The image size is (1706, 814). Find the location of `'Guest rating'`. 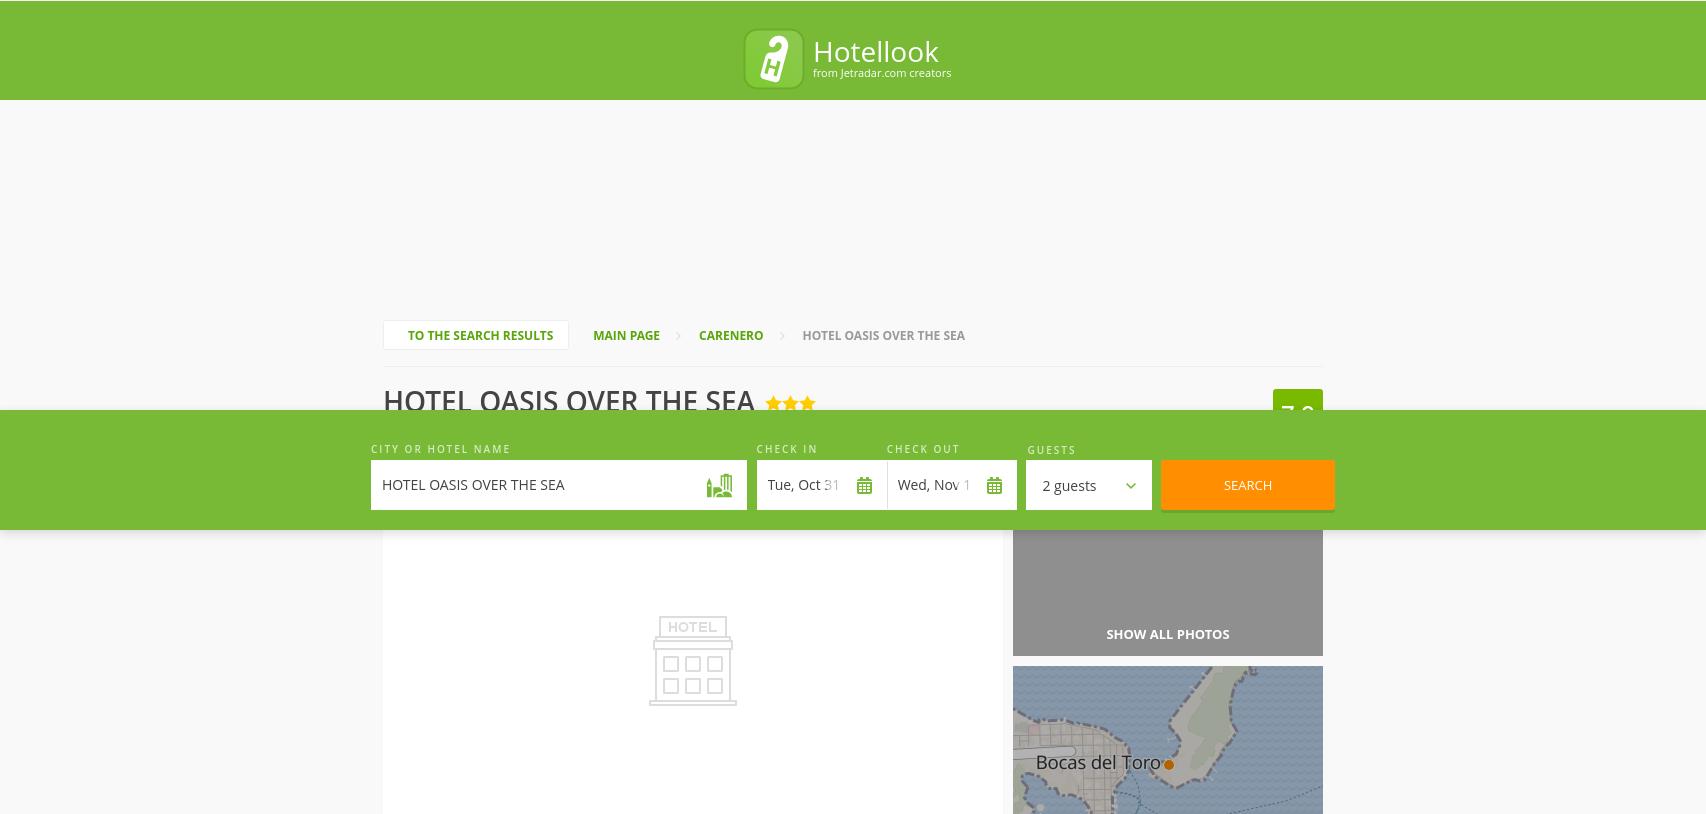

'Guest rating' is located at coordinates (1217, 13).